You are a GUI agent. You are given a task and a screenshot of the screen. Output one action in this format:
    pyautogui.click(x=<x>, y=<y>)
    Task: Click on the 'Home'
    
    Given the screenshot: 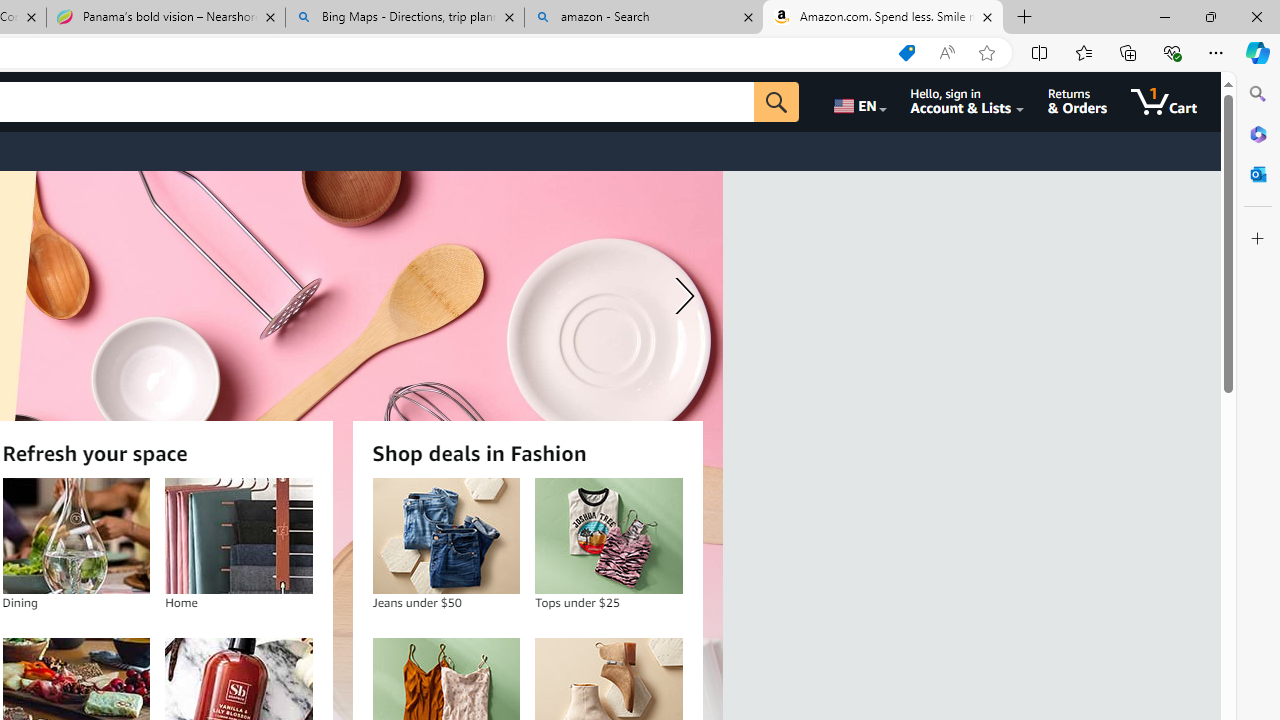 What is the action you would take?
    pyautogui.click(x=238, y=535)
    